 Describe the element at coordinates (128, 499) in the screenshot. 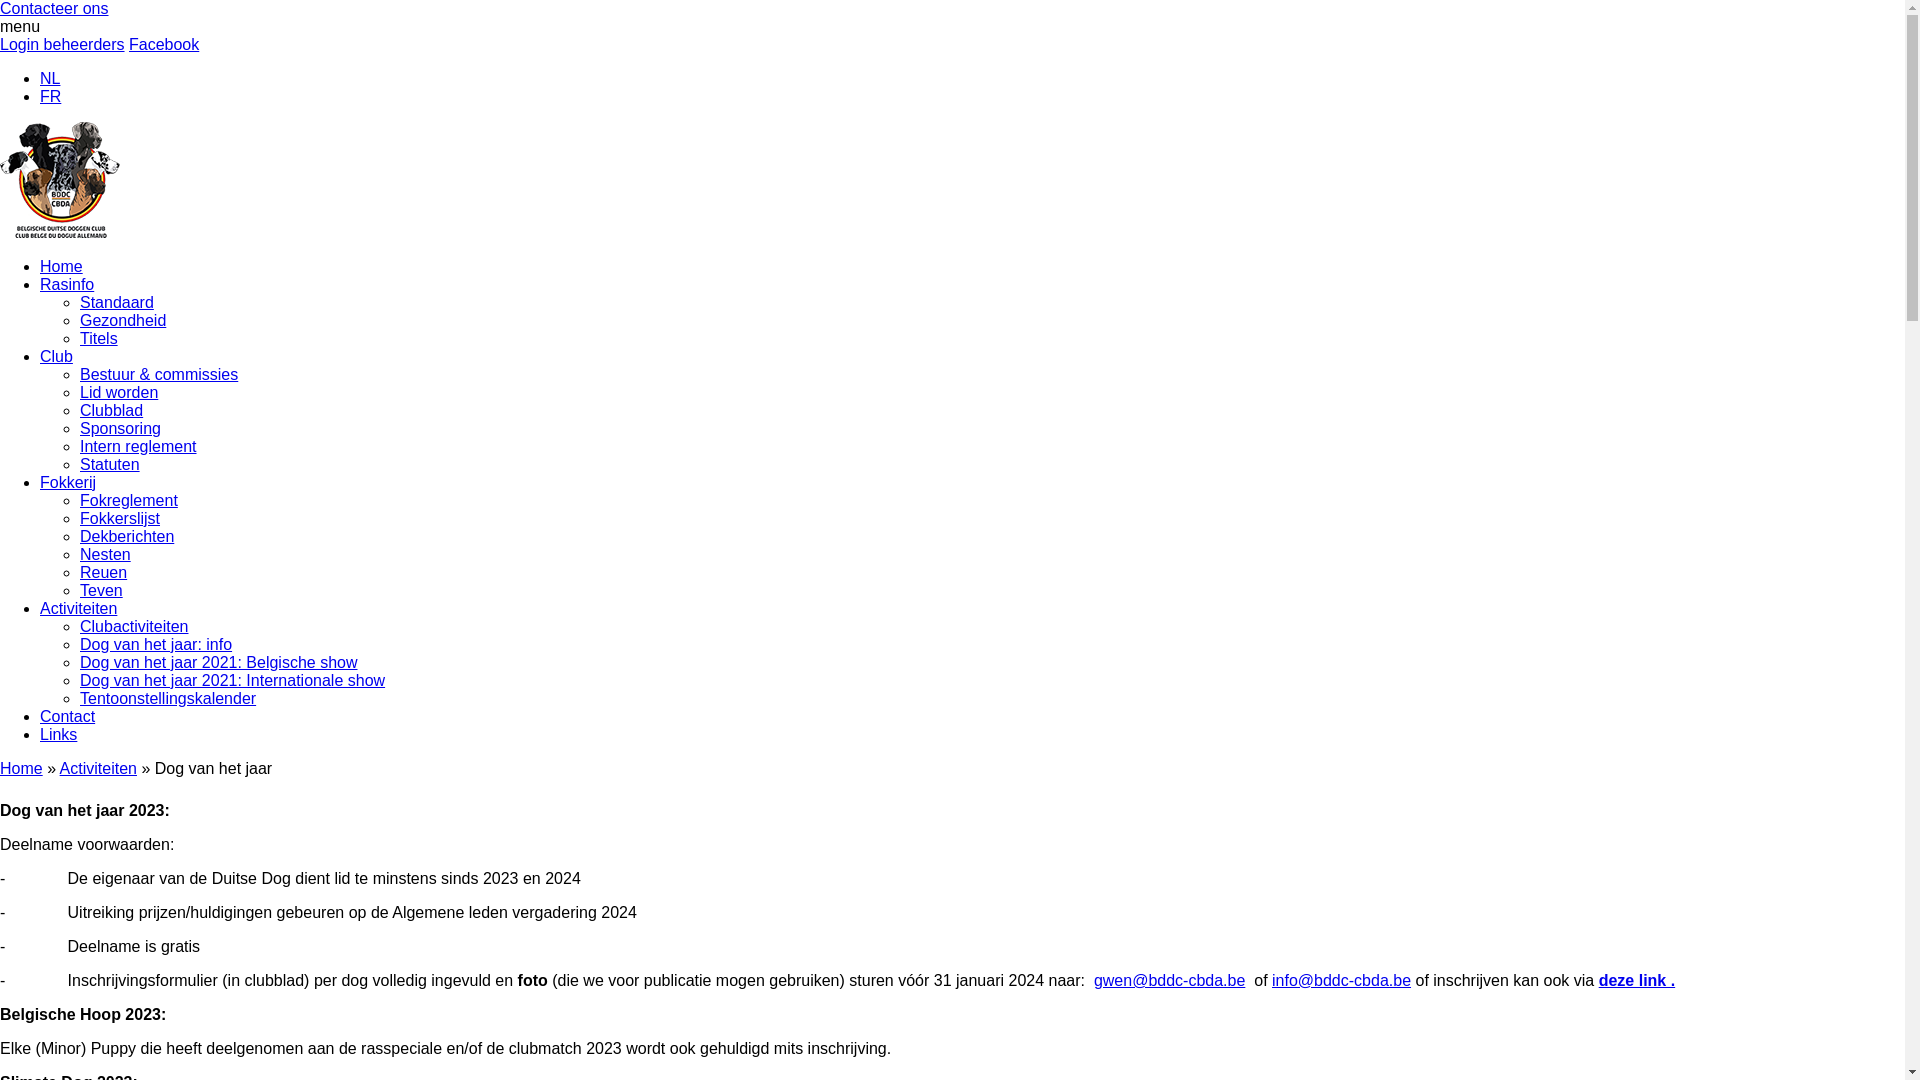

I see `'Fokreglement'` at that location.